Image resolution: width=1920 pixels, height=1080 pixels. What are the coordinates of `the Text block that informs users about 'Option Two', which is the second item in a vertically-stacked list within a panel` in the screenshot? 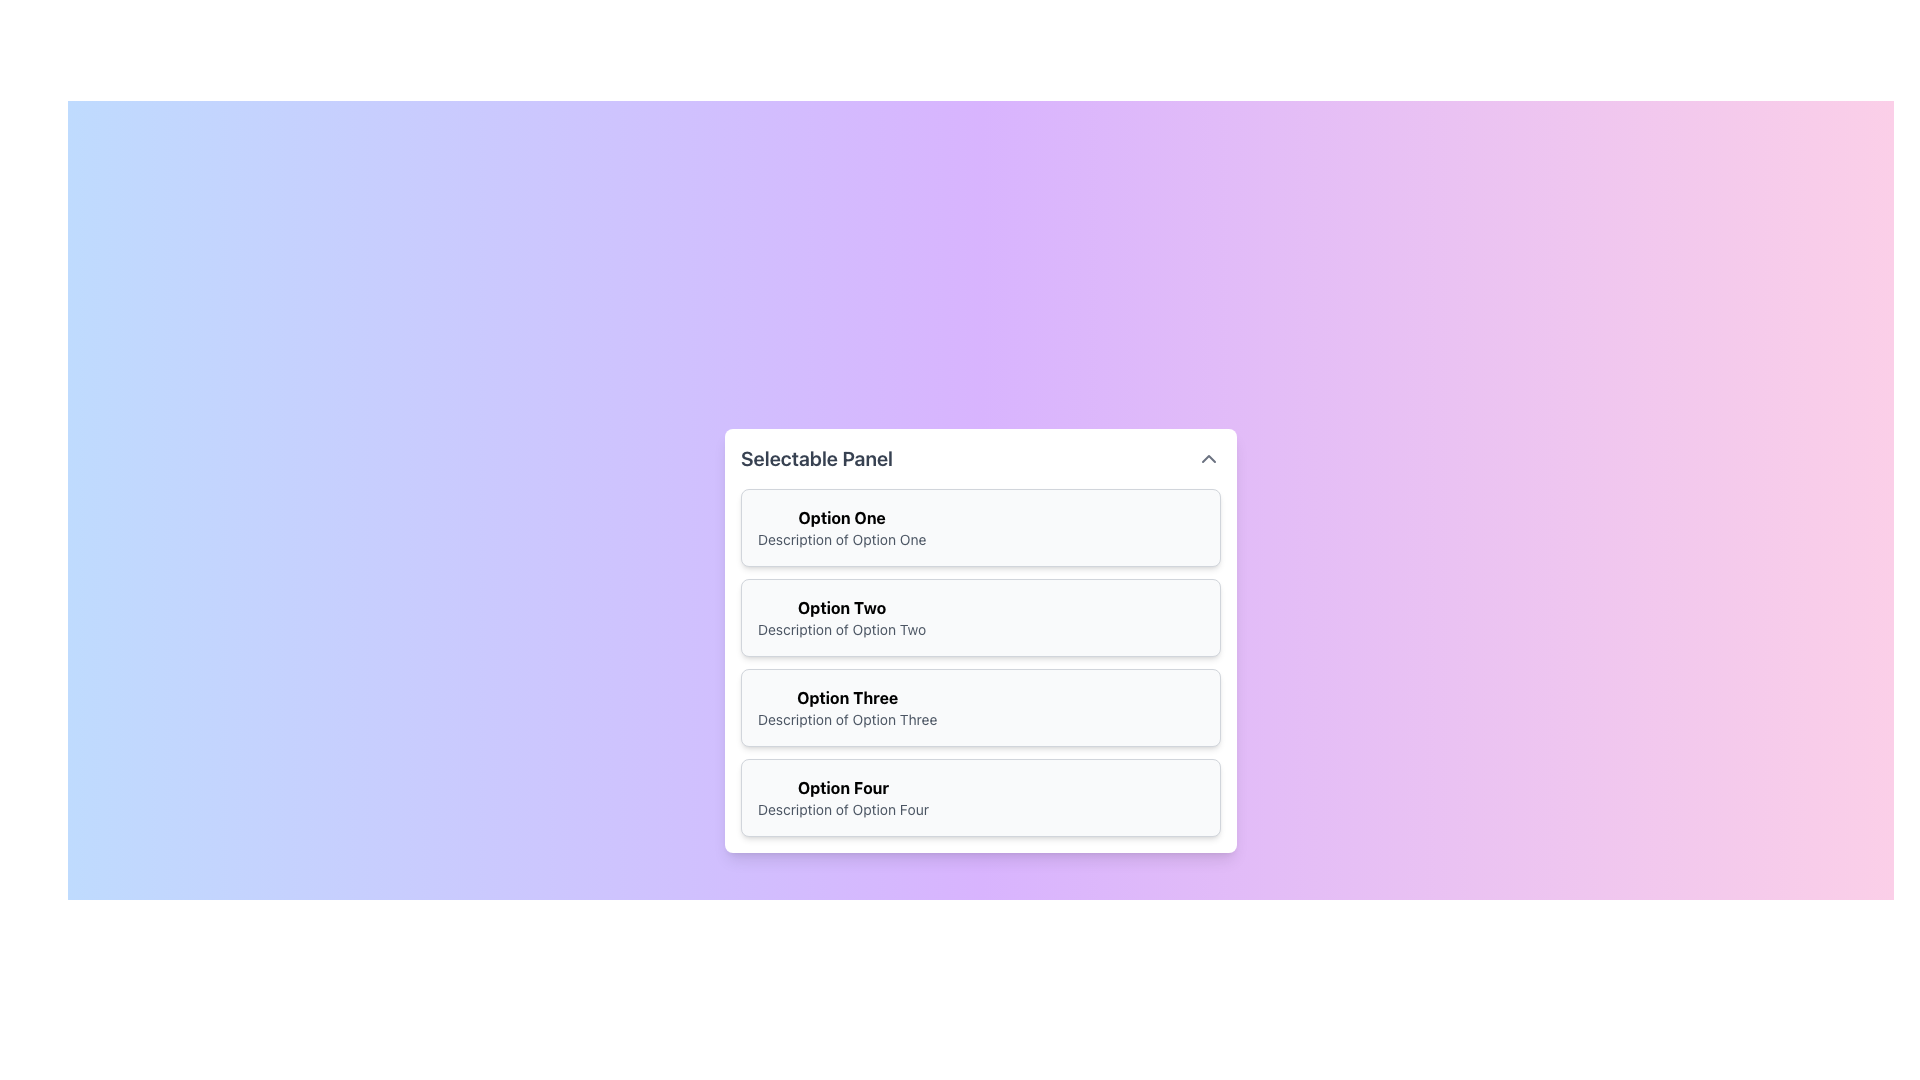 It's located at (842, 616).